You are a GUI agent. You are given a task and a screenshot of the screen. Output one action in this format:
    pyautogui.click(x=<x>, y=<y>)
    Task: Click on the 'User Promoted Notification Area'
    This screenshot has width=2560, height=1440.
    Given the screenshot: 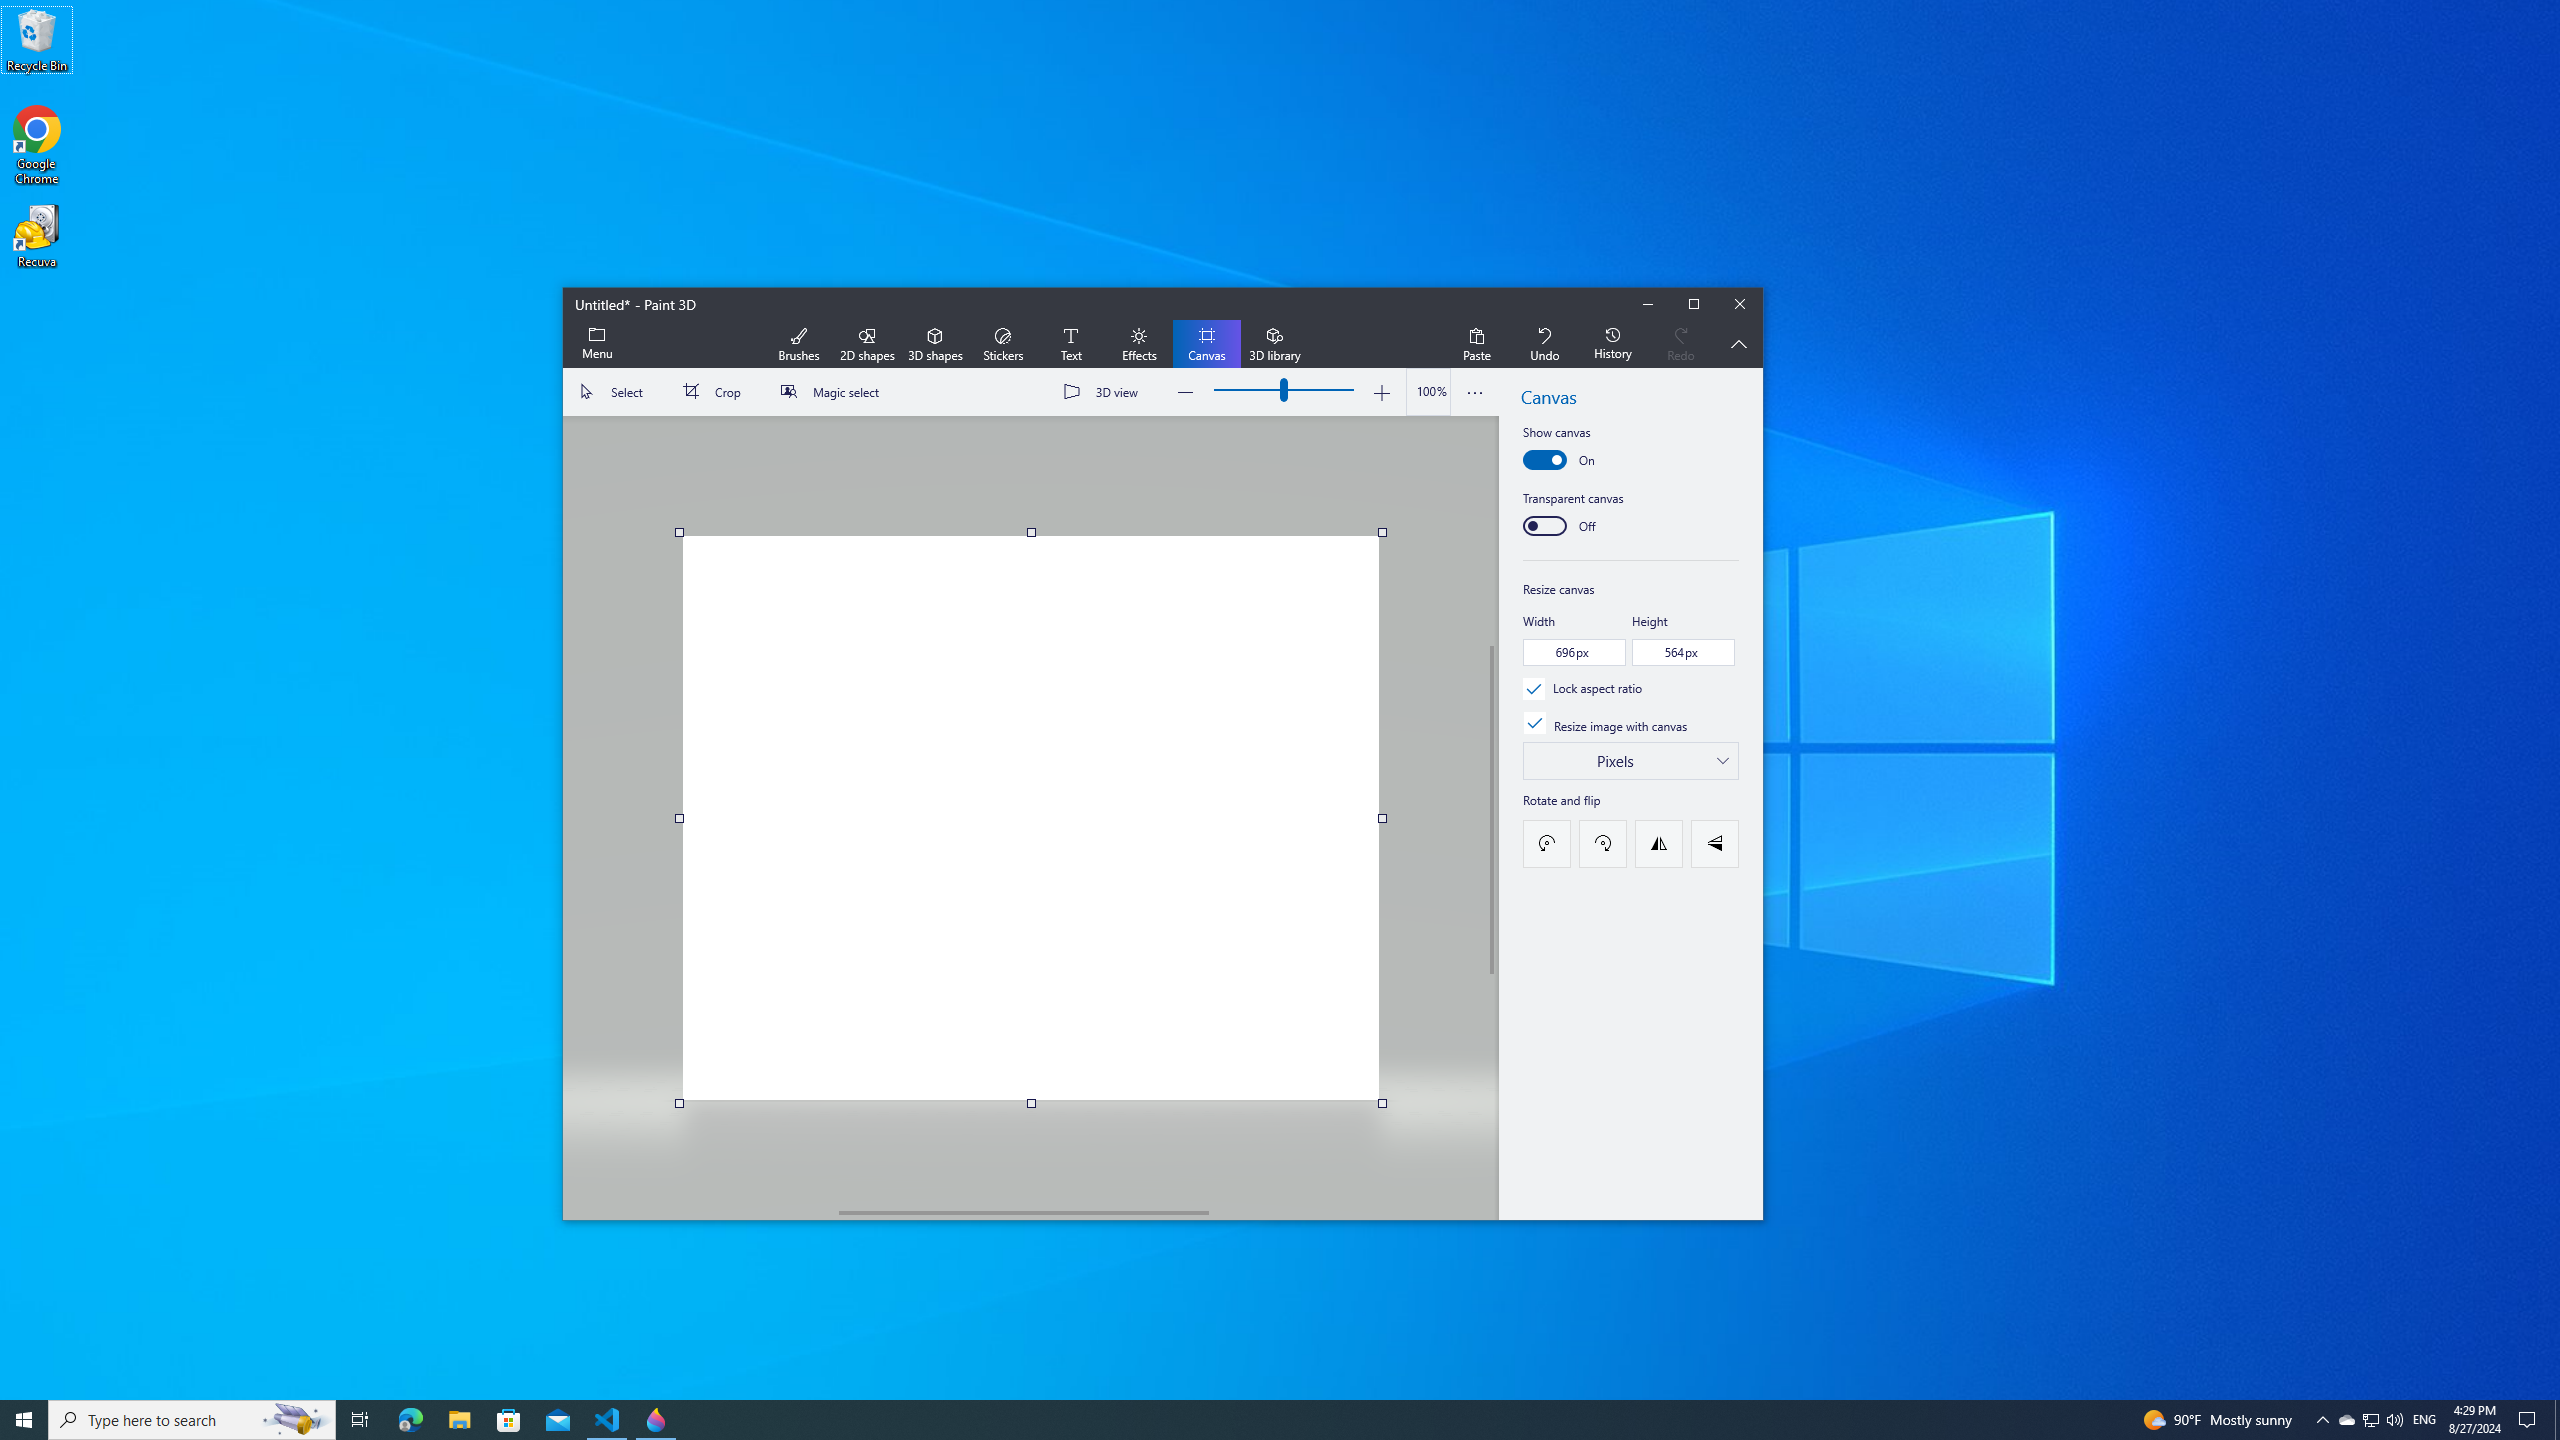 What is the action you would take?
    pyautogui.click(x=2369, y=1418)
    